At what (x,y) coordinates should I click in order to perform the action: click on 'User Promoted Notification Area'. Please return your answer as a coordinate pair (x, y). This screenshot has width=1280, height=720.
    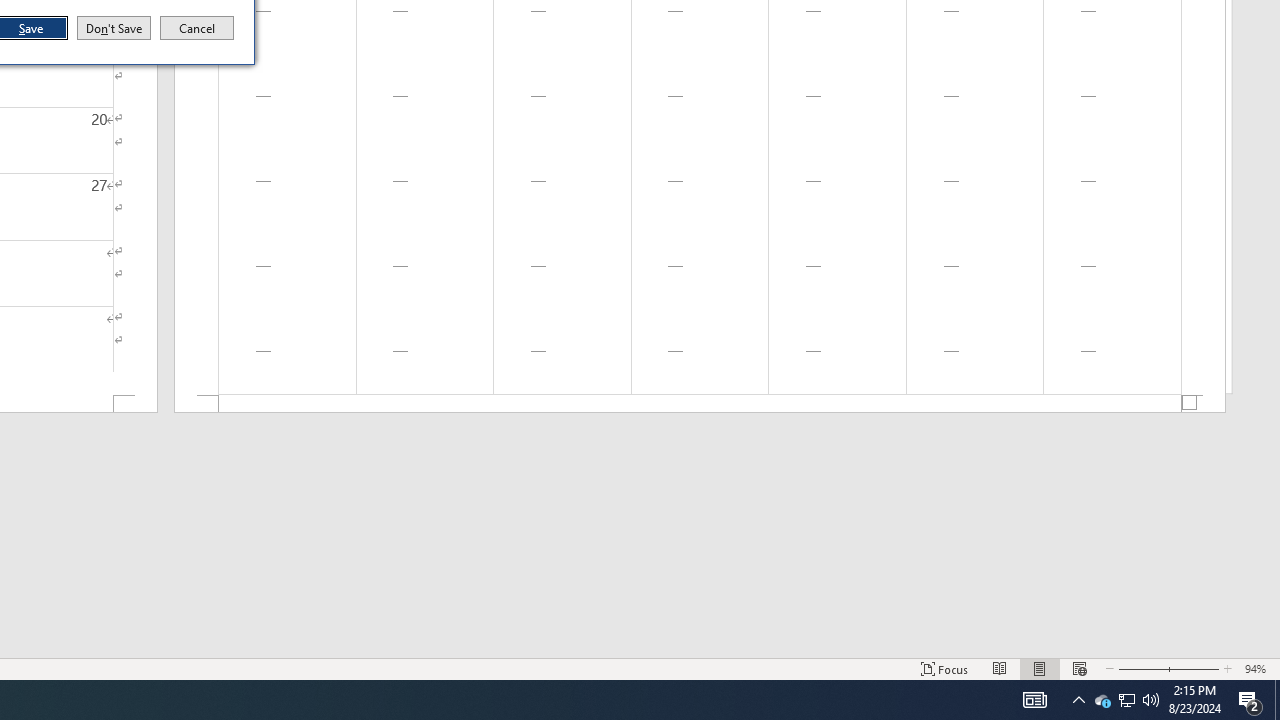
    Looking at the image, I should click on (1127, 698).